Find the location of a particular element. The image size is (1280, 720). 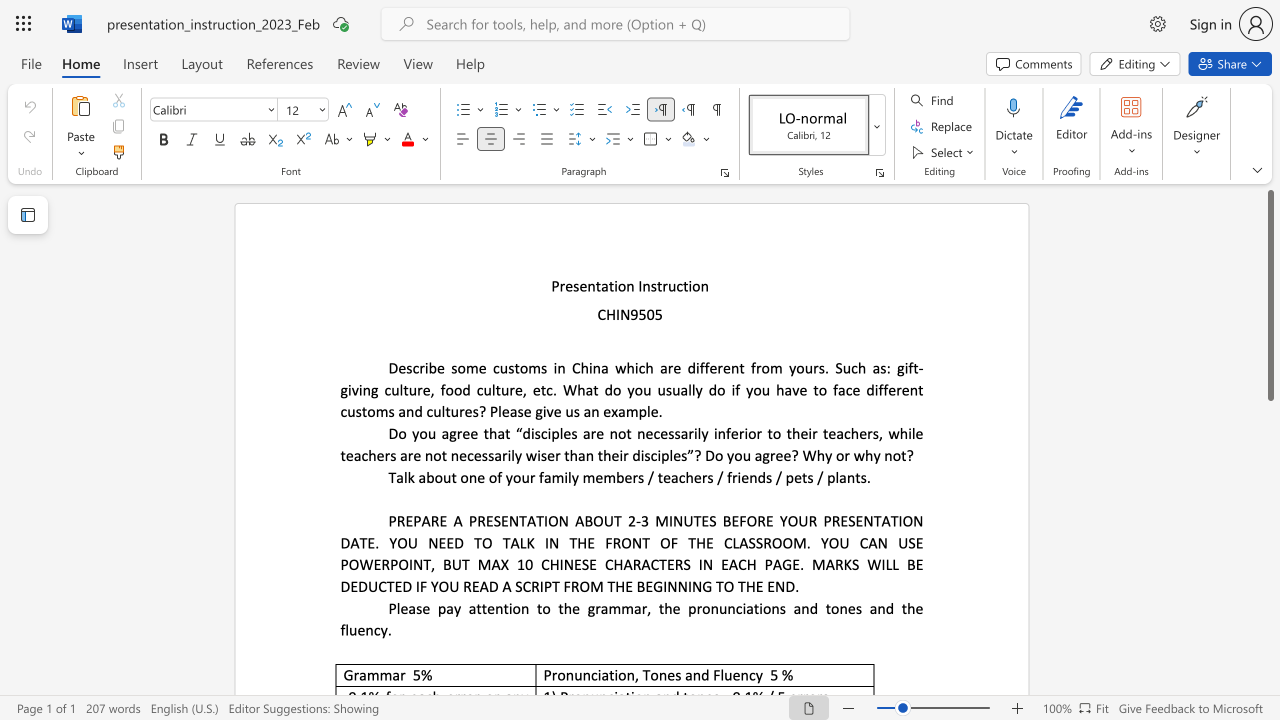

the scrollbar to scroll the page down is located at coordinates (1269, 650).